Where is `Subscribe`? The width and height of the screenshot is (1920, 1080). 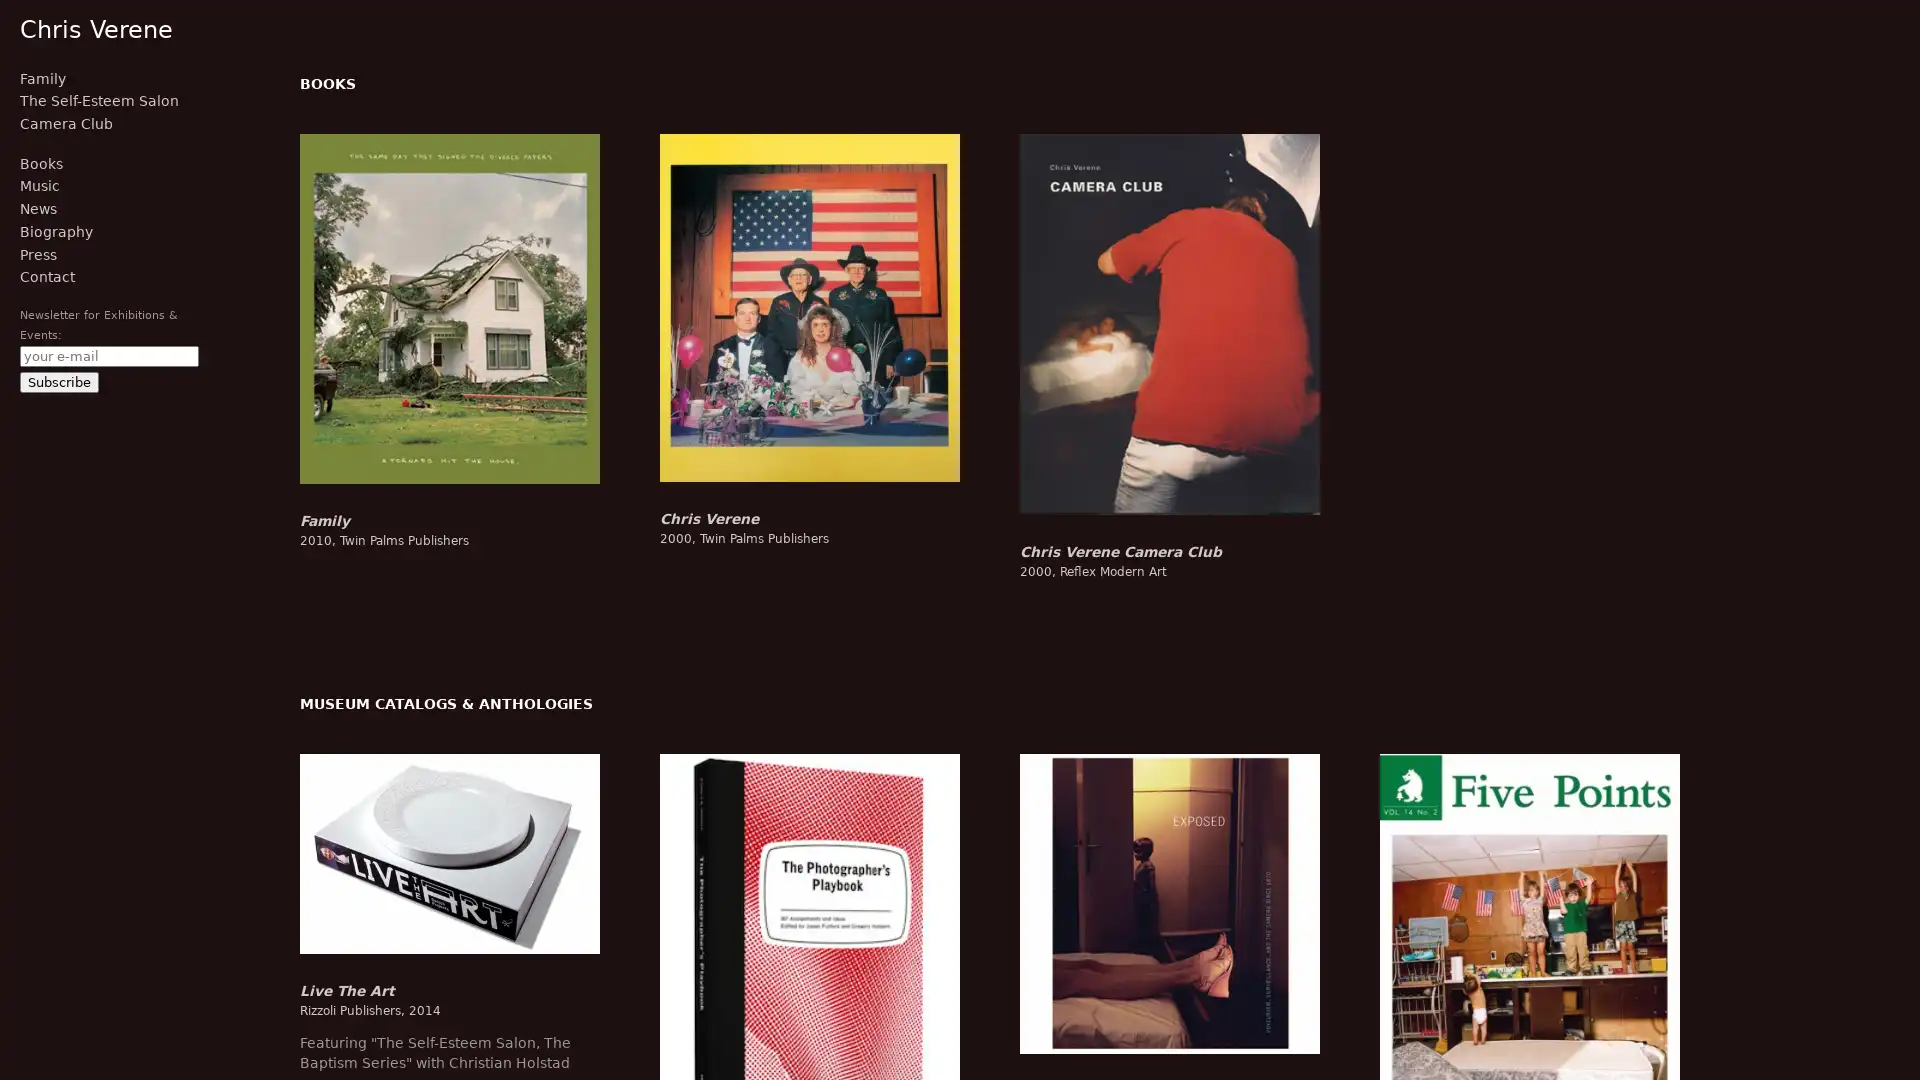 Subscribe is located at coordinates (59, 381).